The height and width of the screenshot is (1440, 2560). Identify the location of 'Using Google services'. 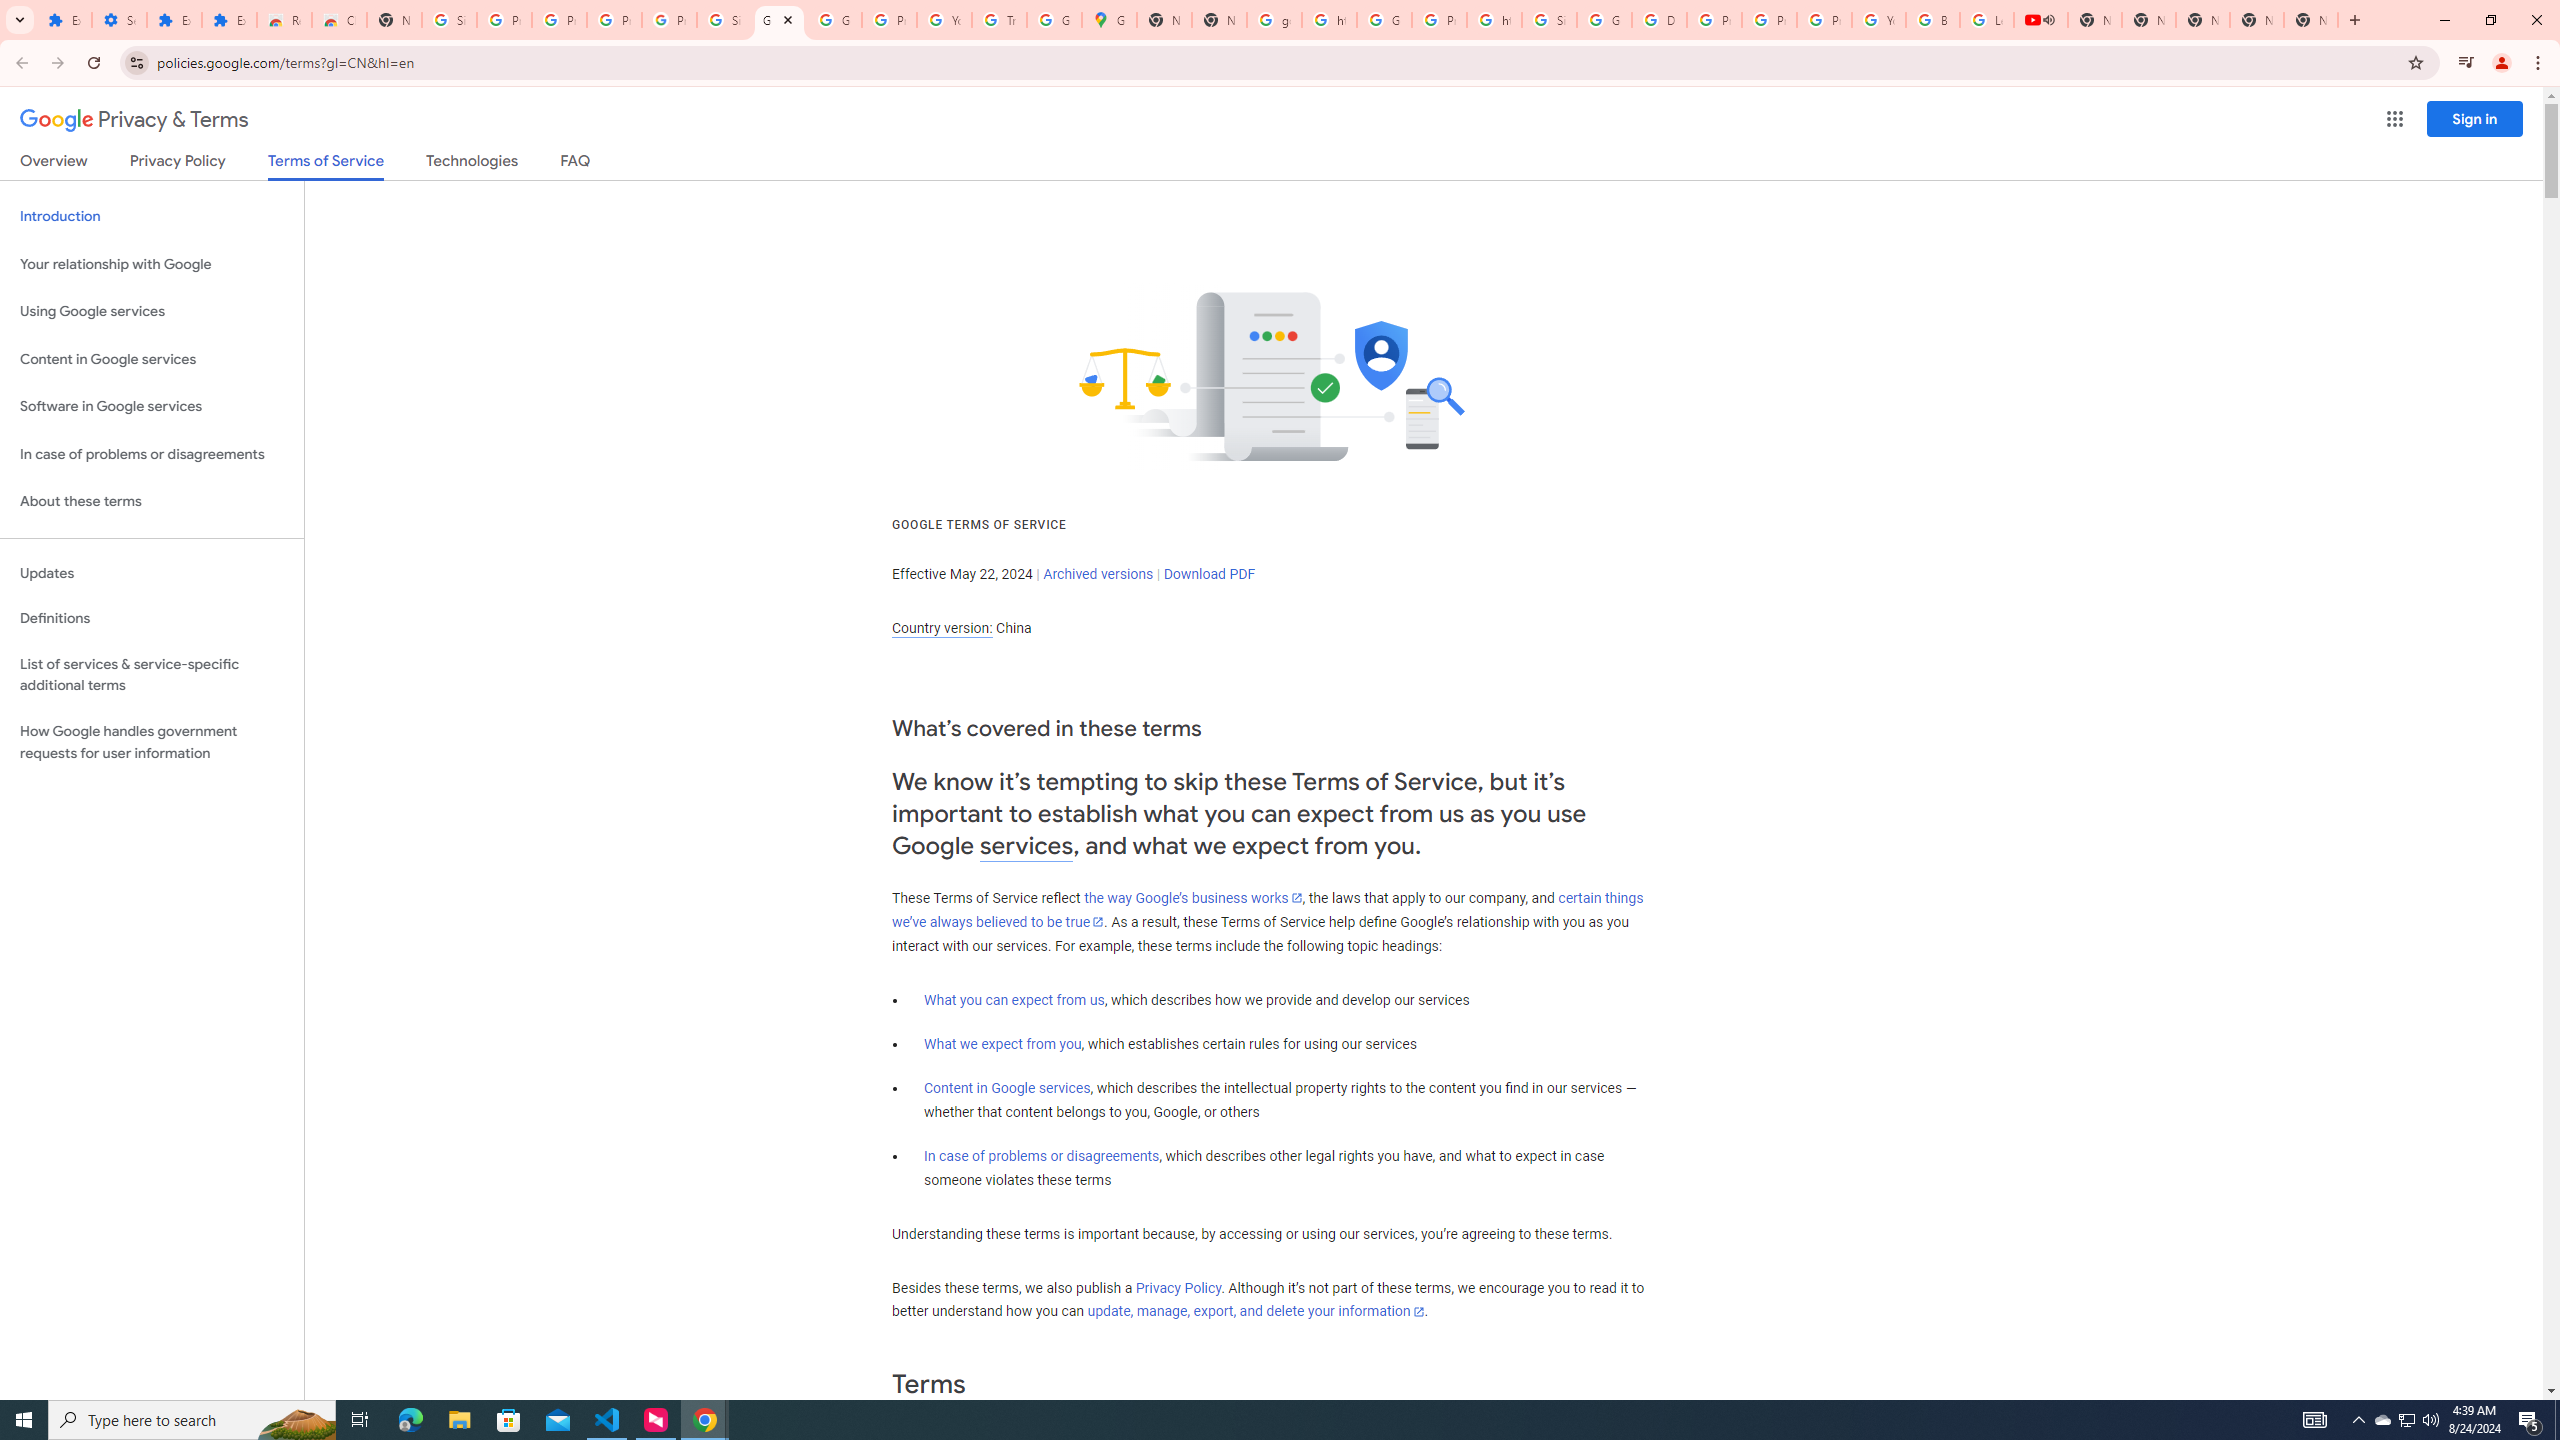
(151, 310).